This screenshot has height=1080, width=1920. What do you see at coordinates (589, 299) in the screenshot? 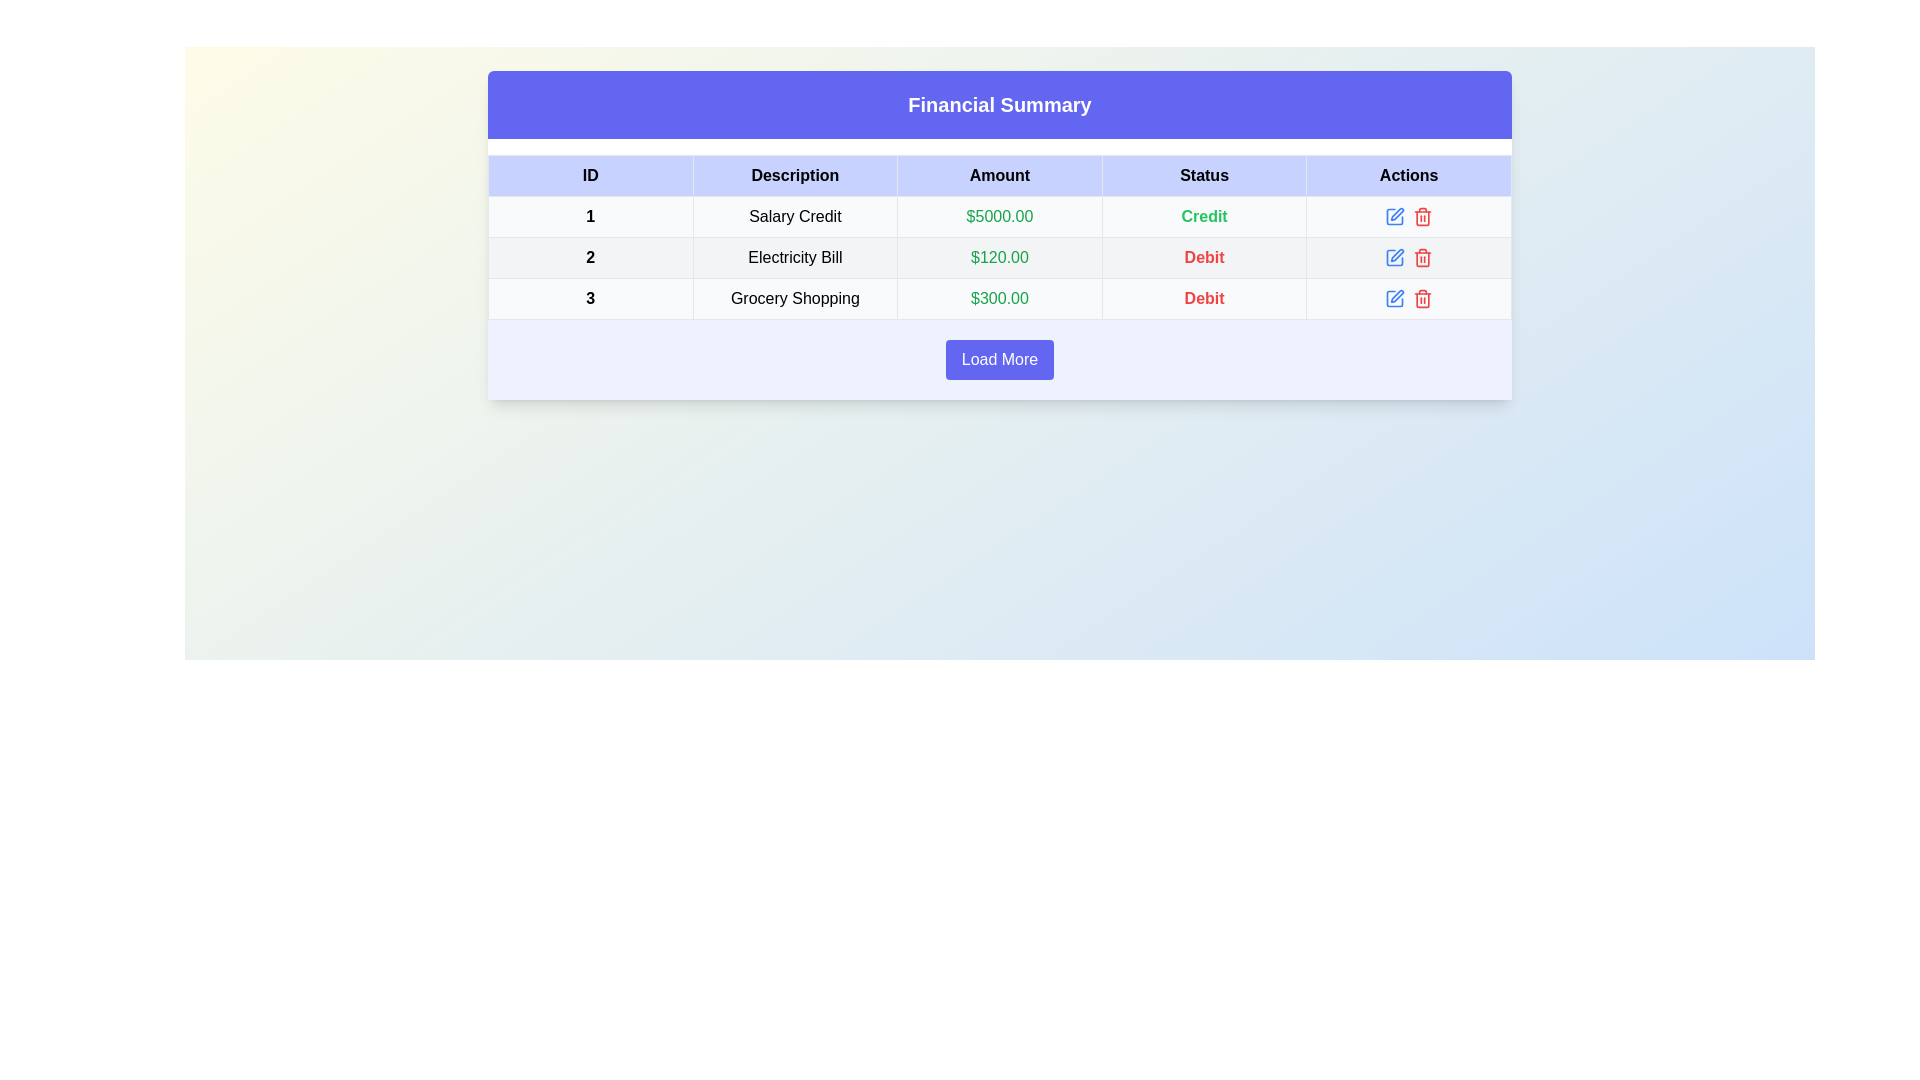
I see `the Table cell representing the identifier for the third entry in the financial summary table` at bounding box center [589, 299].